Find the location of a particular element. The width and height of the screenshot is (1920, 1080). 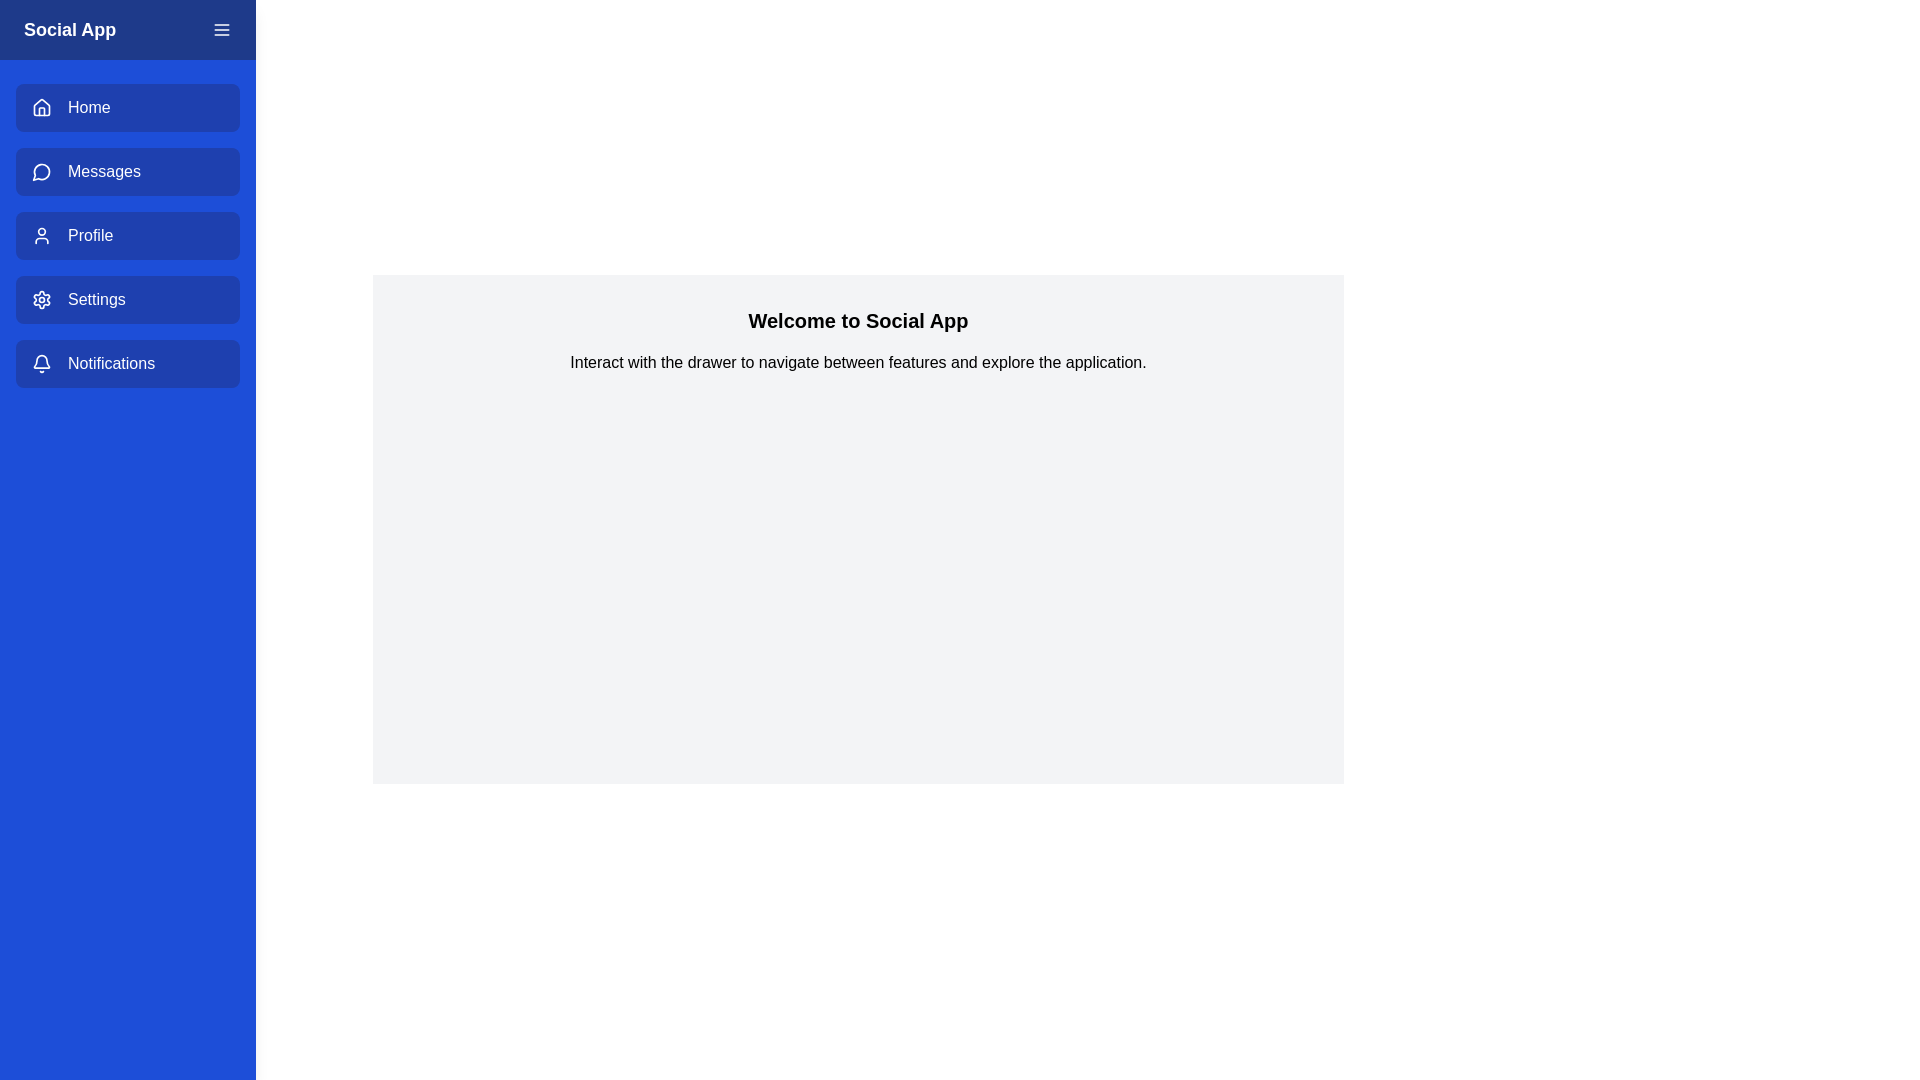

the menu item Home to highlight it is located at coordinates (127, 108).